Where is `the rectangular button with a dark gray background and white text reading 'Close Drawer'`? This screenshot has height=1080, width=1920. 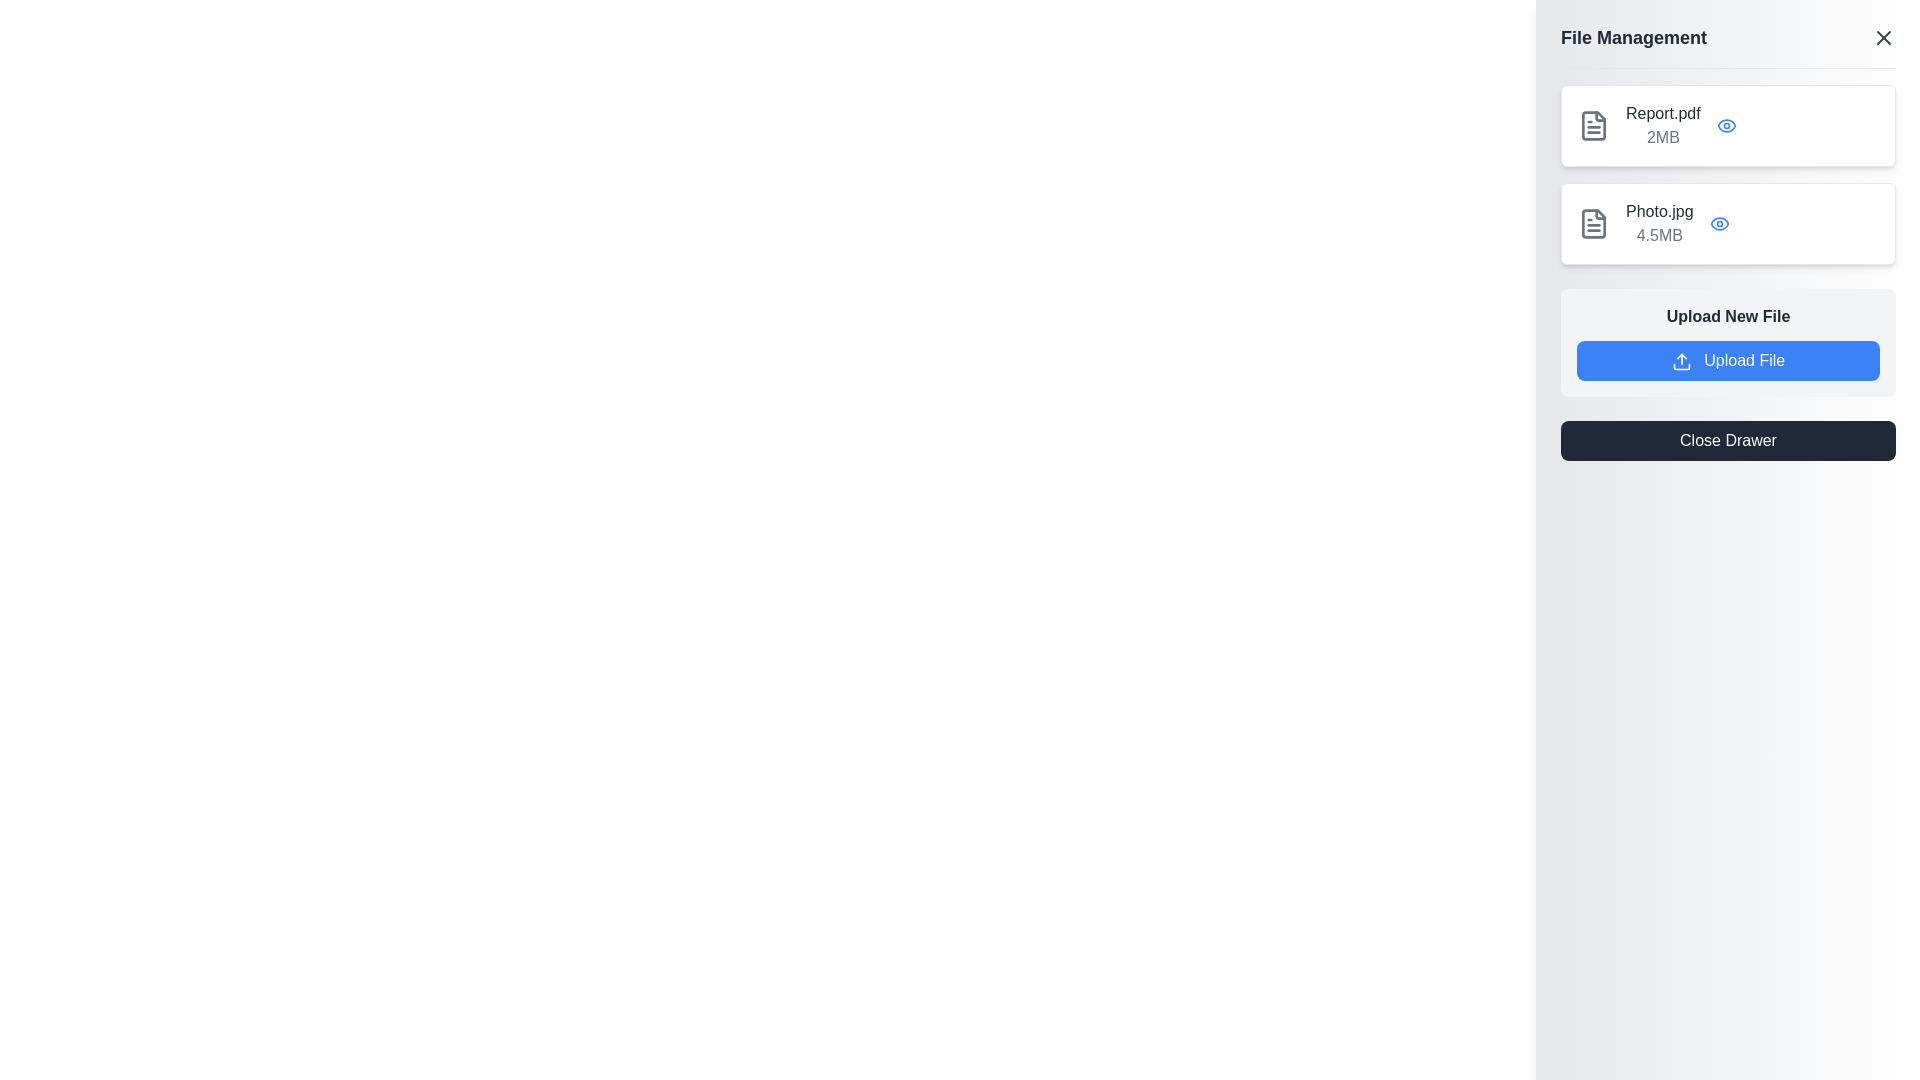 the rectangular button with a dark gray background and white text reading 'Close Drawer' is located at coordinates (1727, 439).